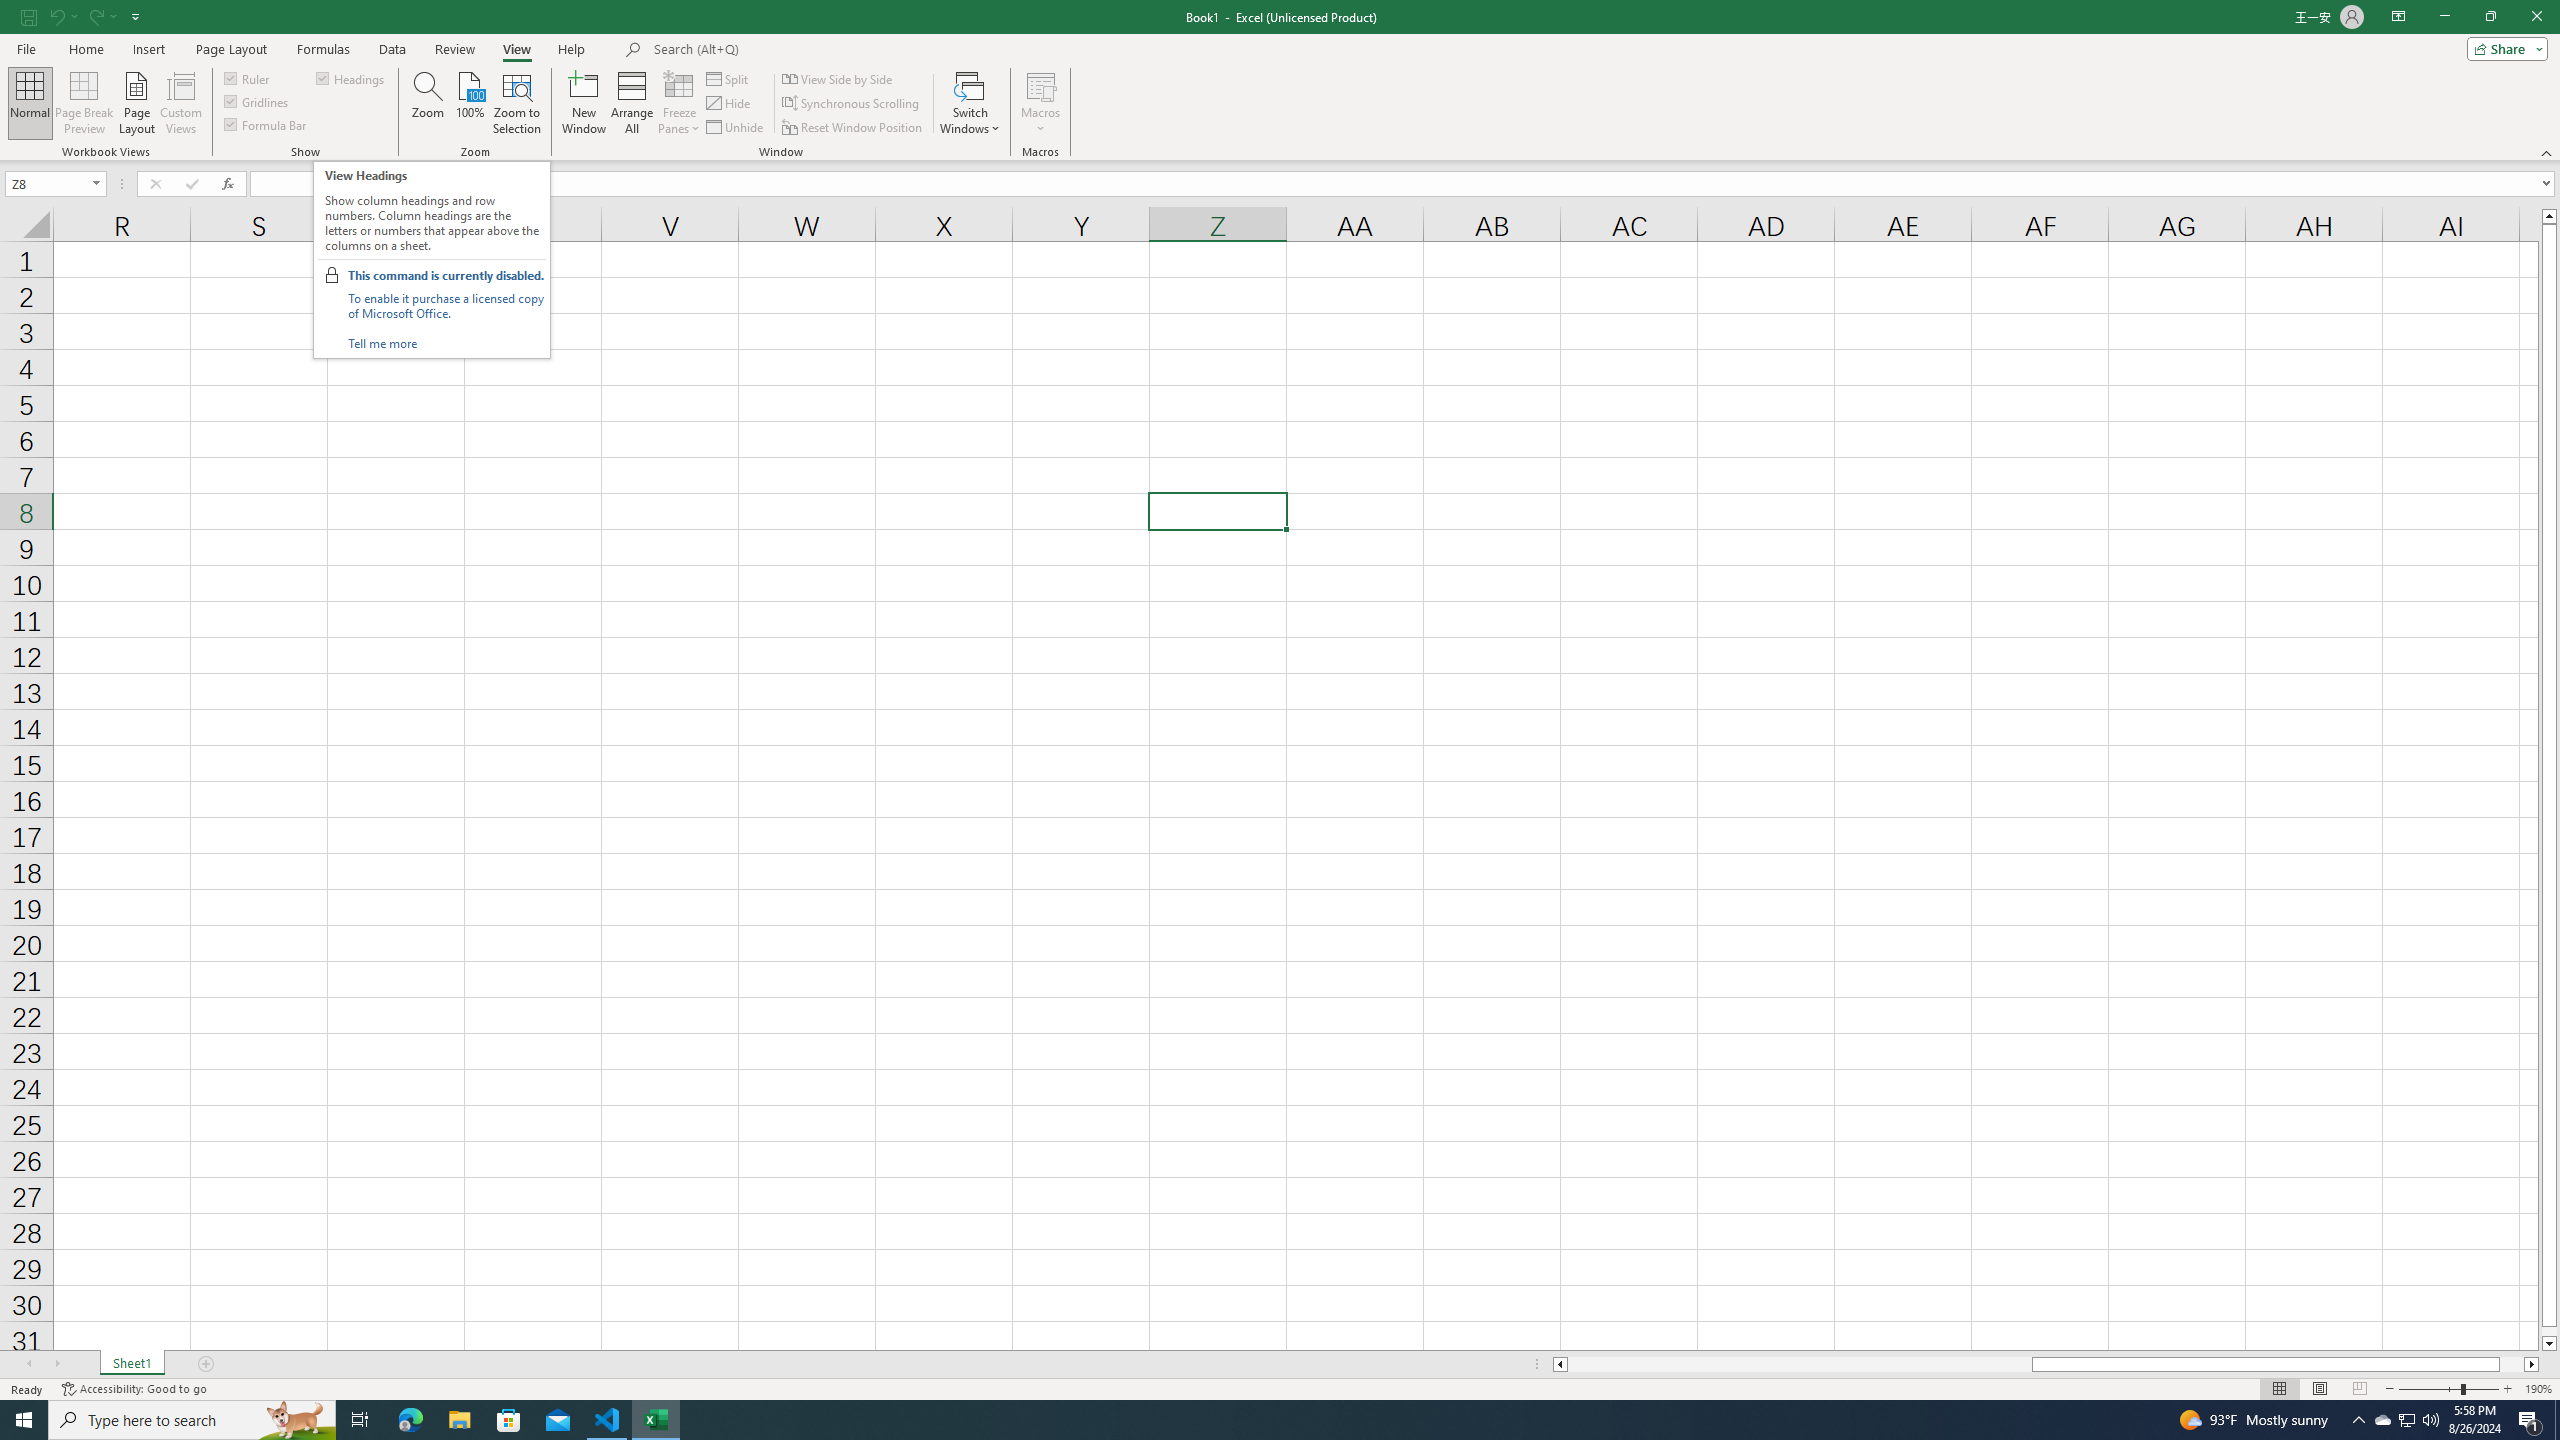 This screenshot has height=1440, width=2560. I want to click on 'Macros', so click(1039, 103).